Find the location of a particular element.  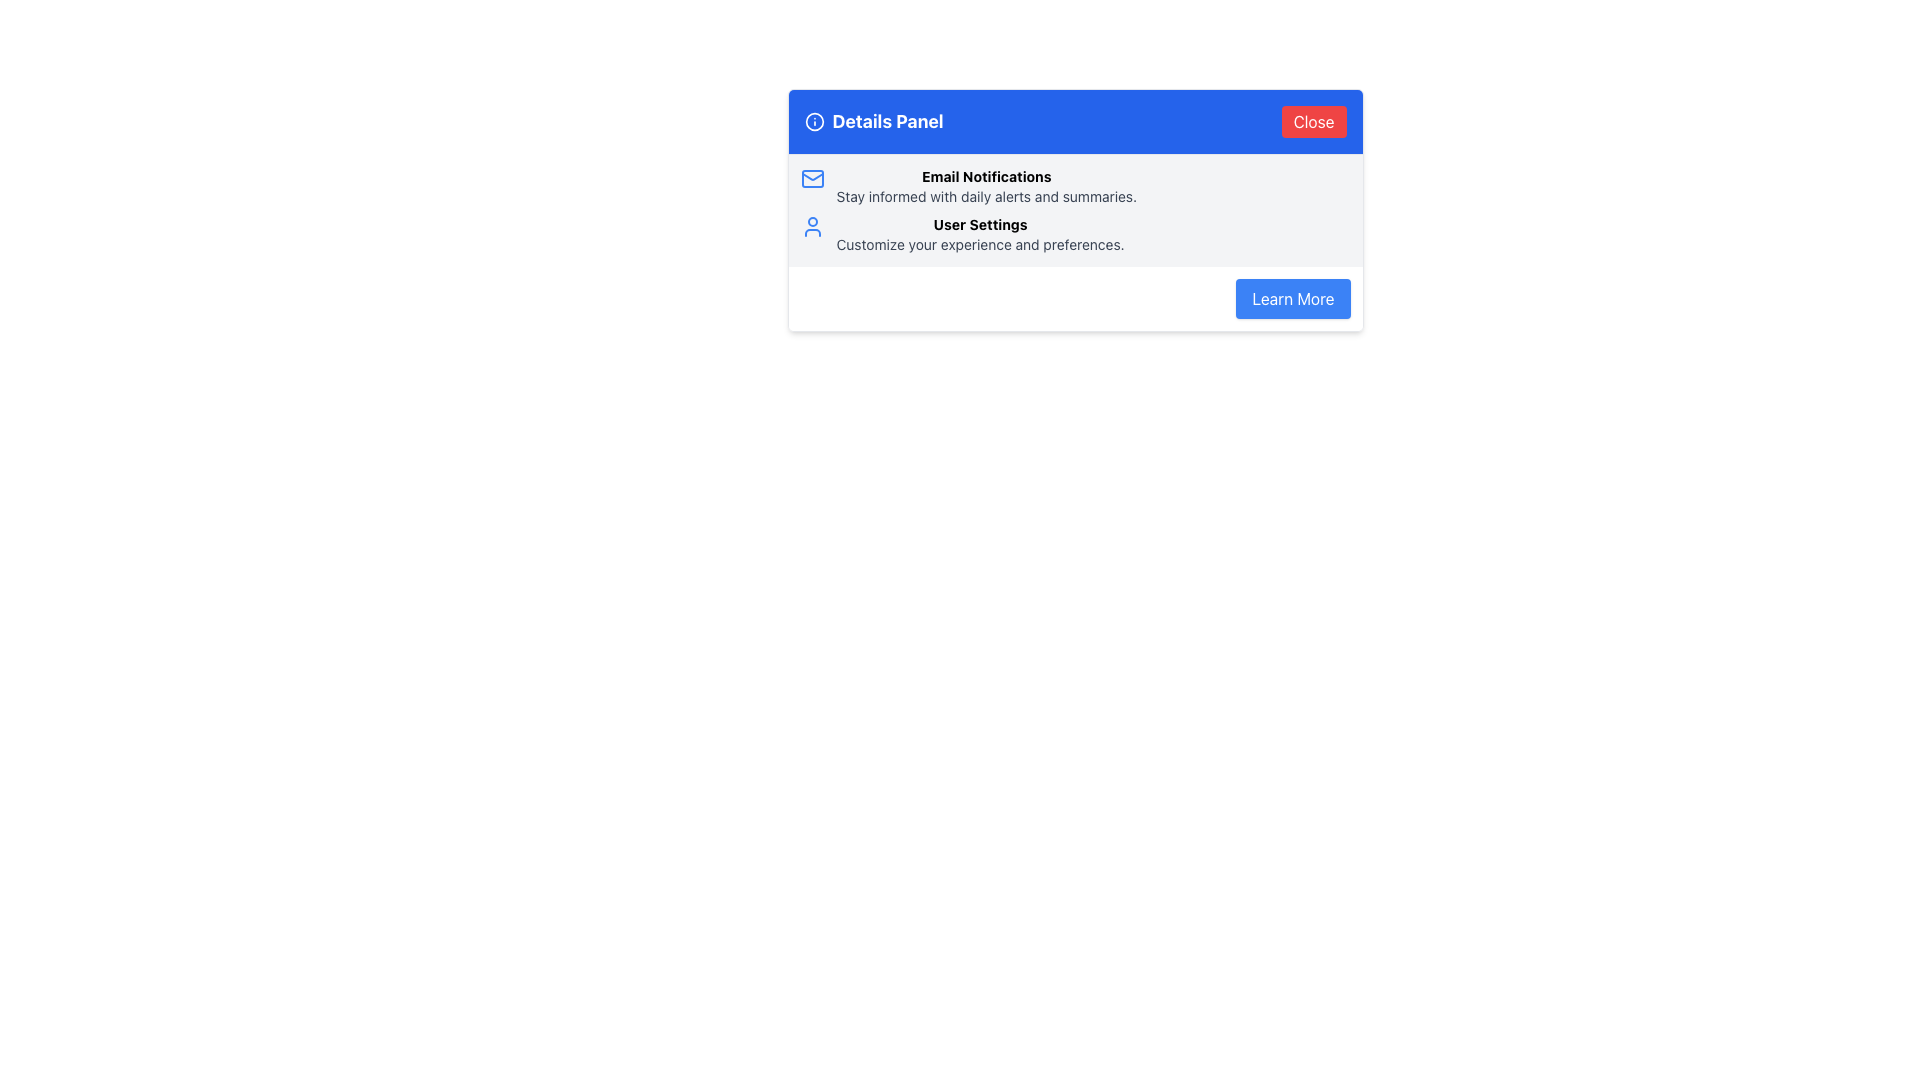

the rightmost button in the header bar is located at coordinates (1314, 122).